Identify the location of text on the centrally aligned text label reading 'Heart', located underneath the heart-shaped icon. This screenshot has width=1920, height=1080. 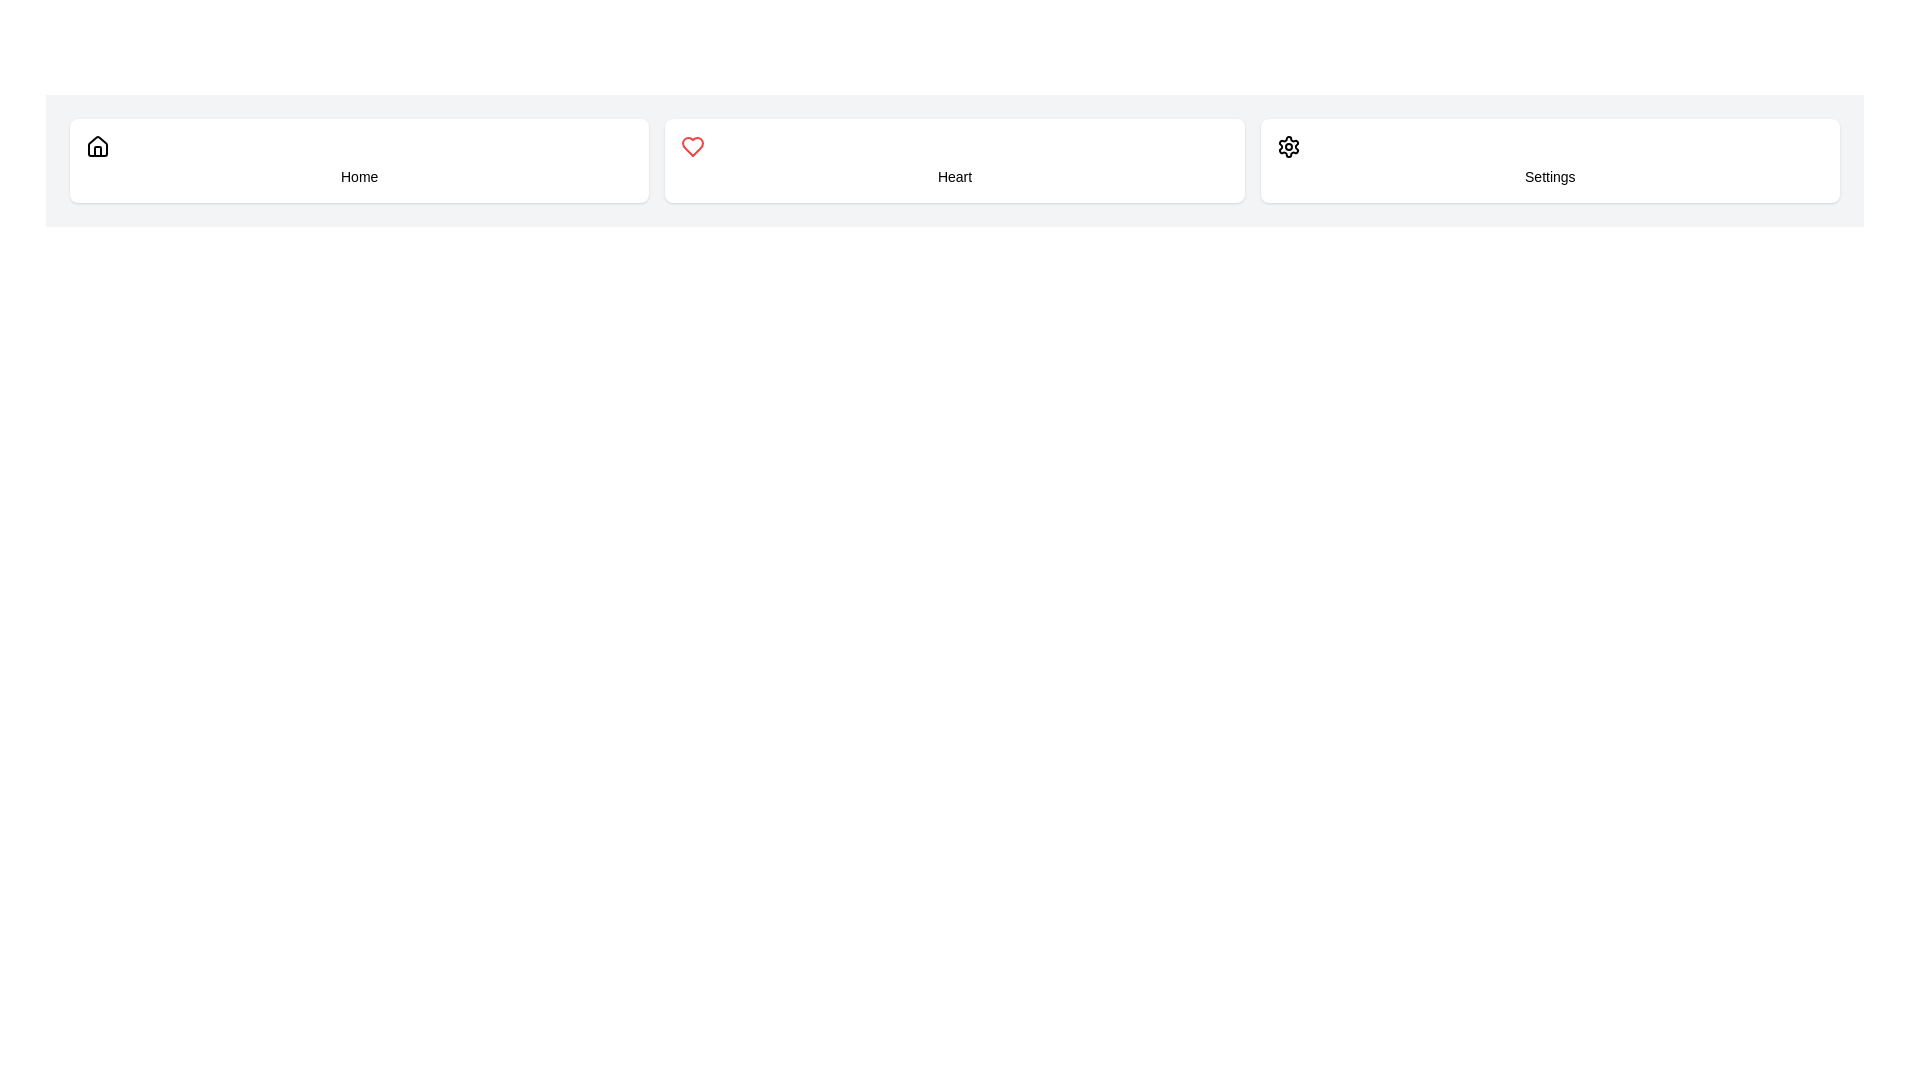
(954, 176).